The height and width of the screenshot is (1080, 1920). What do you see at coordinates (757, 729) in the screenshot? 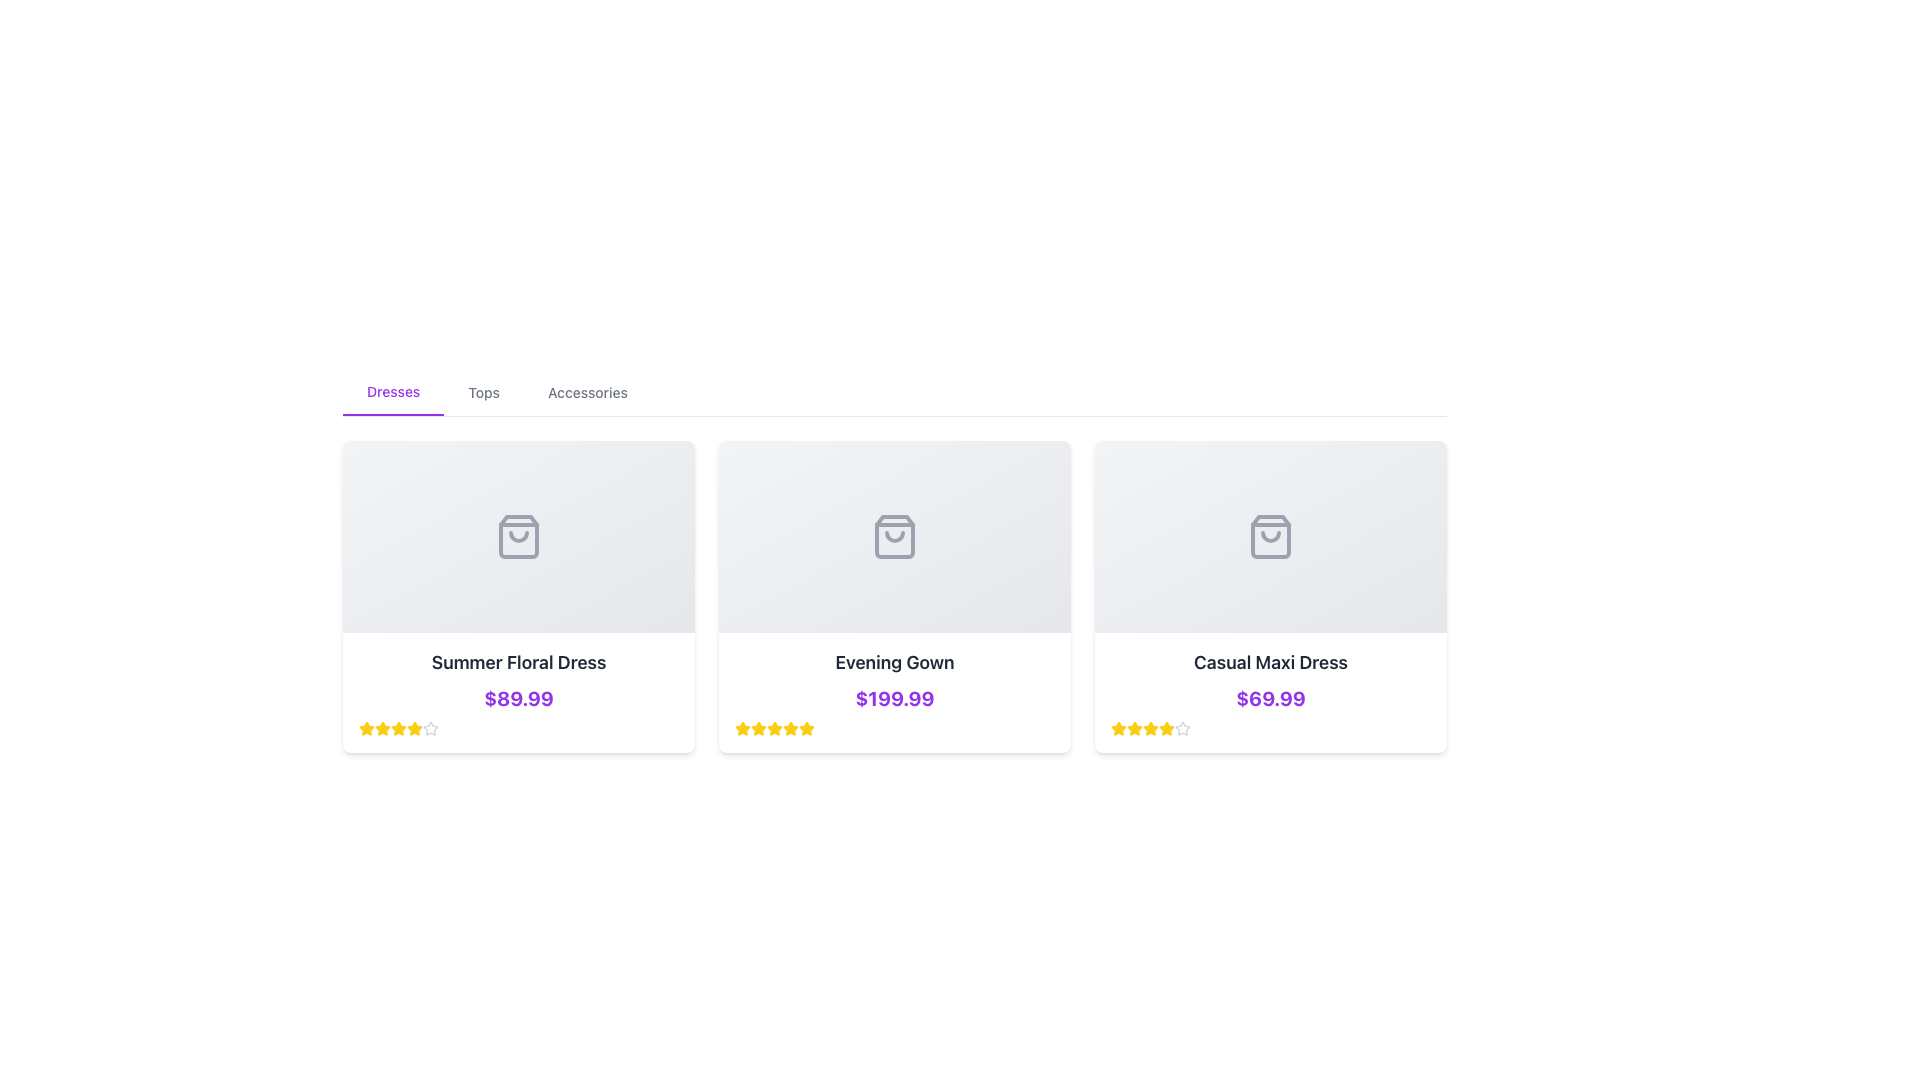
I see `the third star icon in the rating system for the product 'Evening Gown', which is filled with yellow color and has a rounded outline` at bounding box center [757, 729].